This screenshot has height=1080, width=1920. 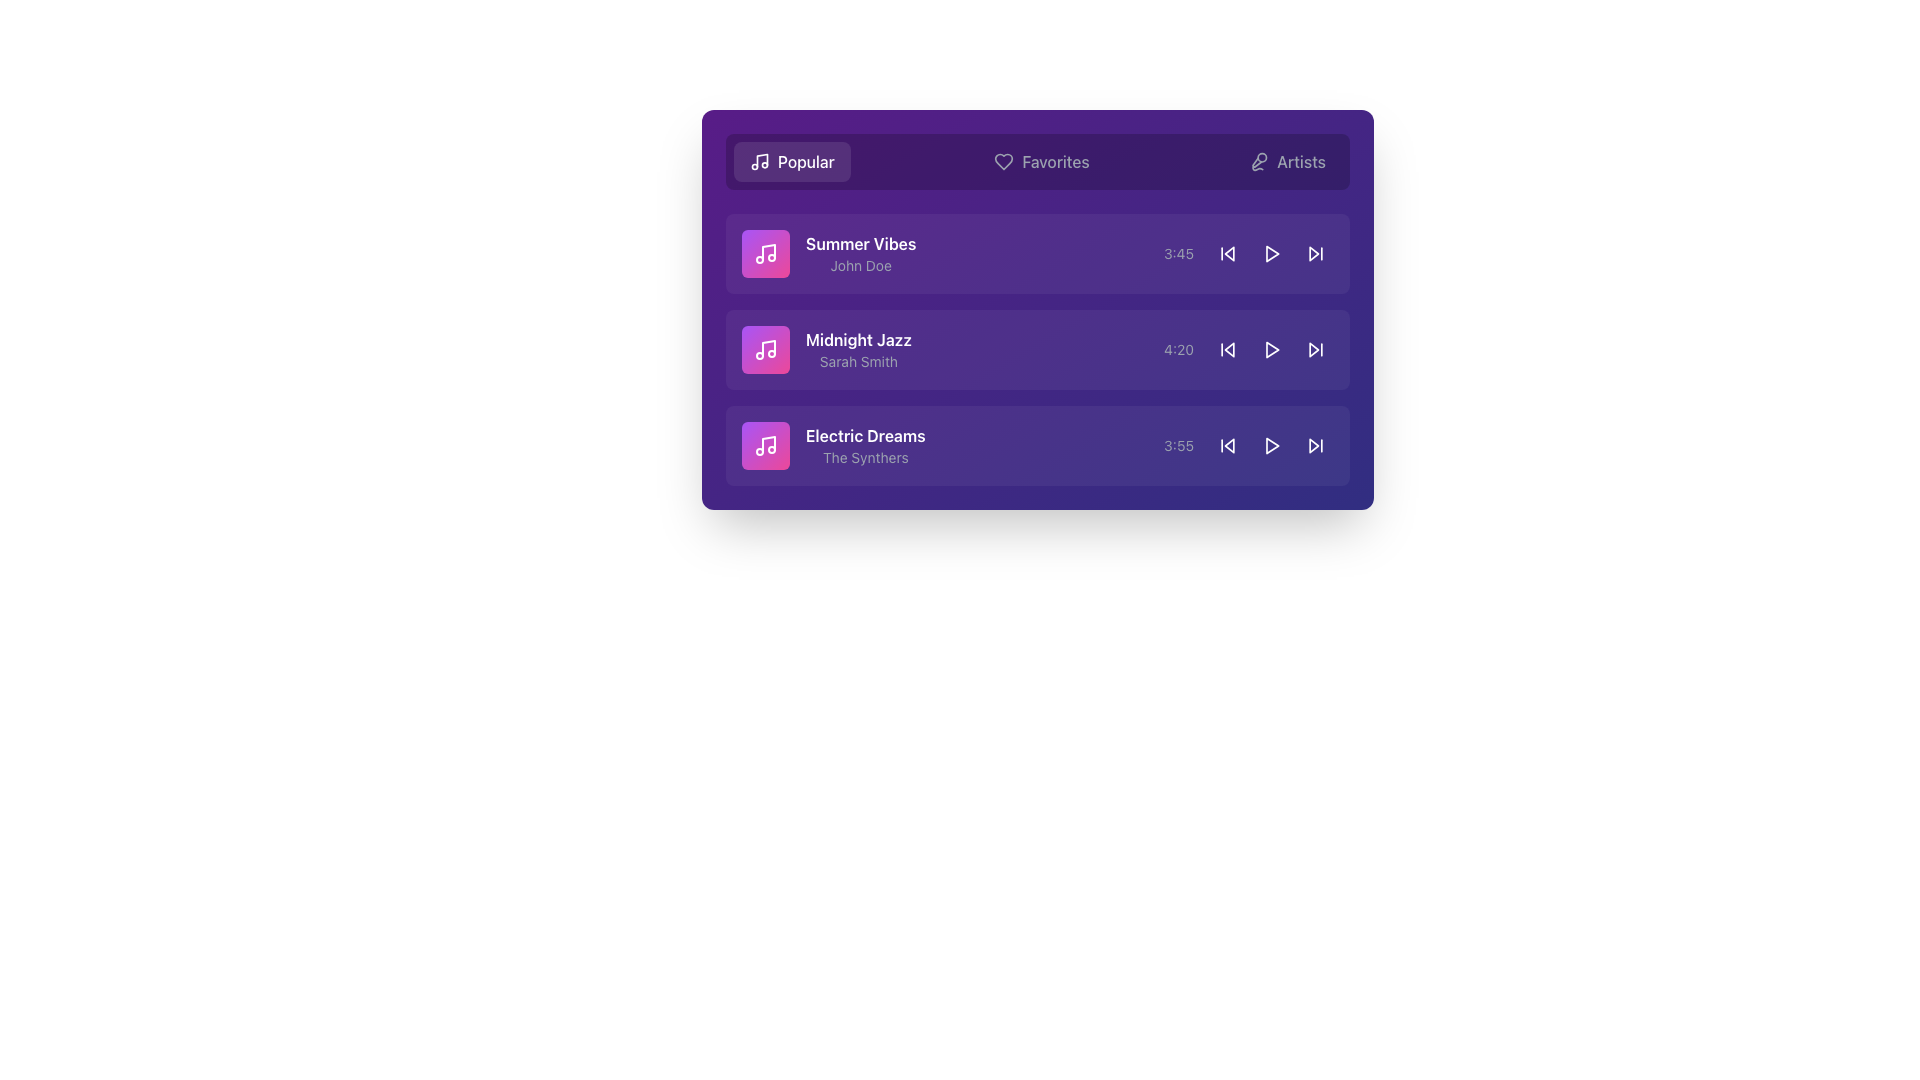 I want to click on the third music track item in the playlist, so click(x=1037, y=445).